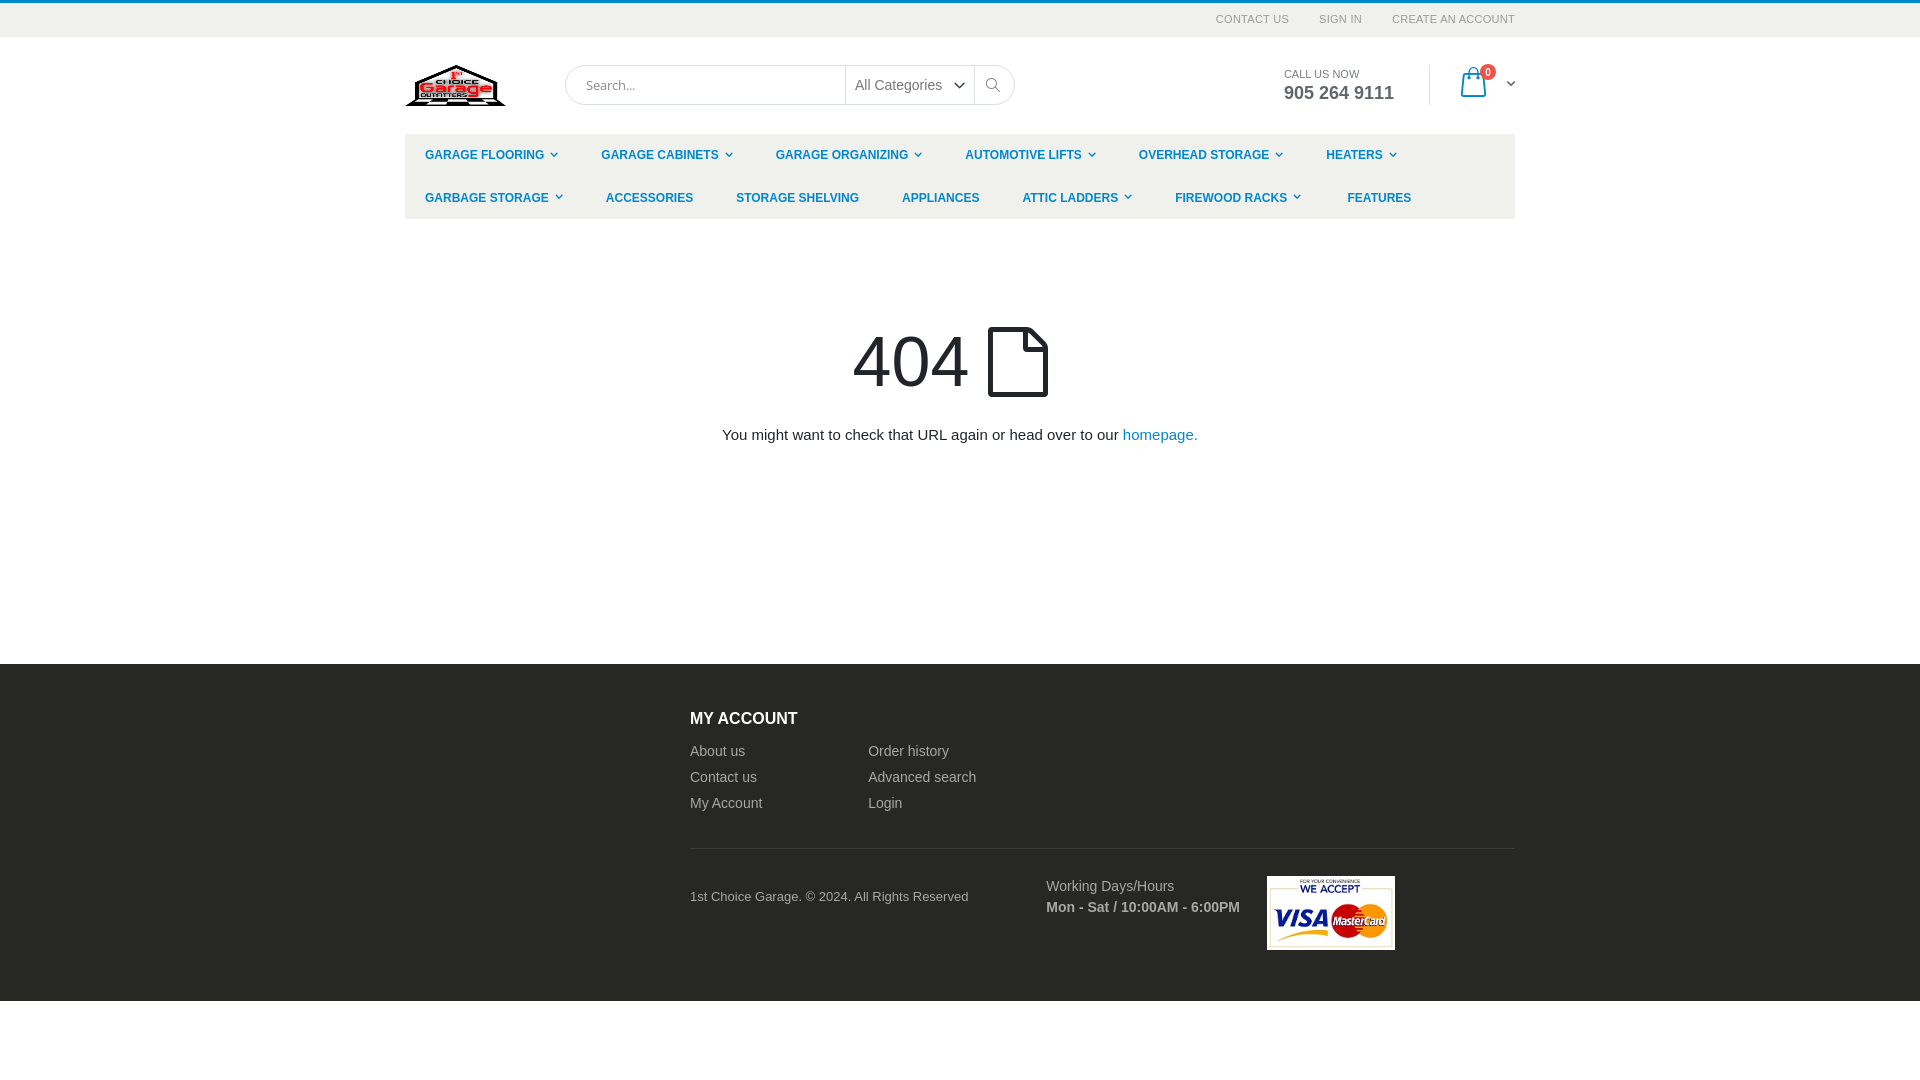 This screenshot has width=1920, height=1080. What do you see at coordinates (1305, 154) in the screenshot?
I see `'HEATERS'` at bounding box center [1305, 154].